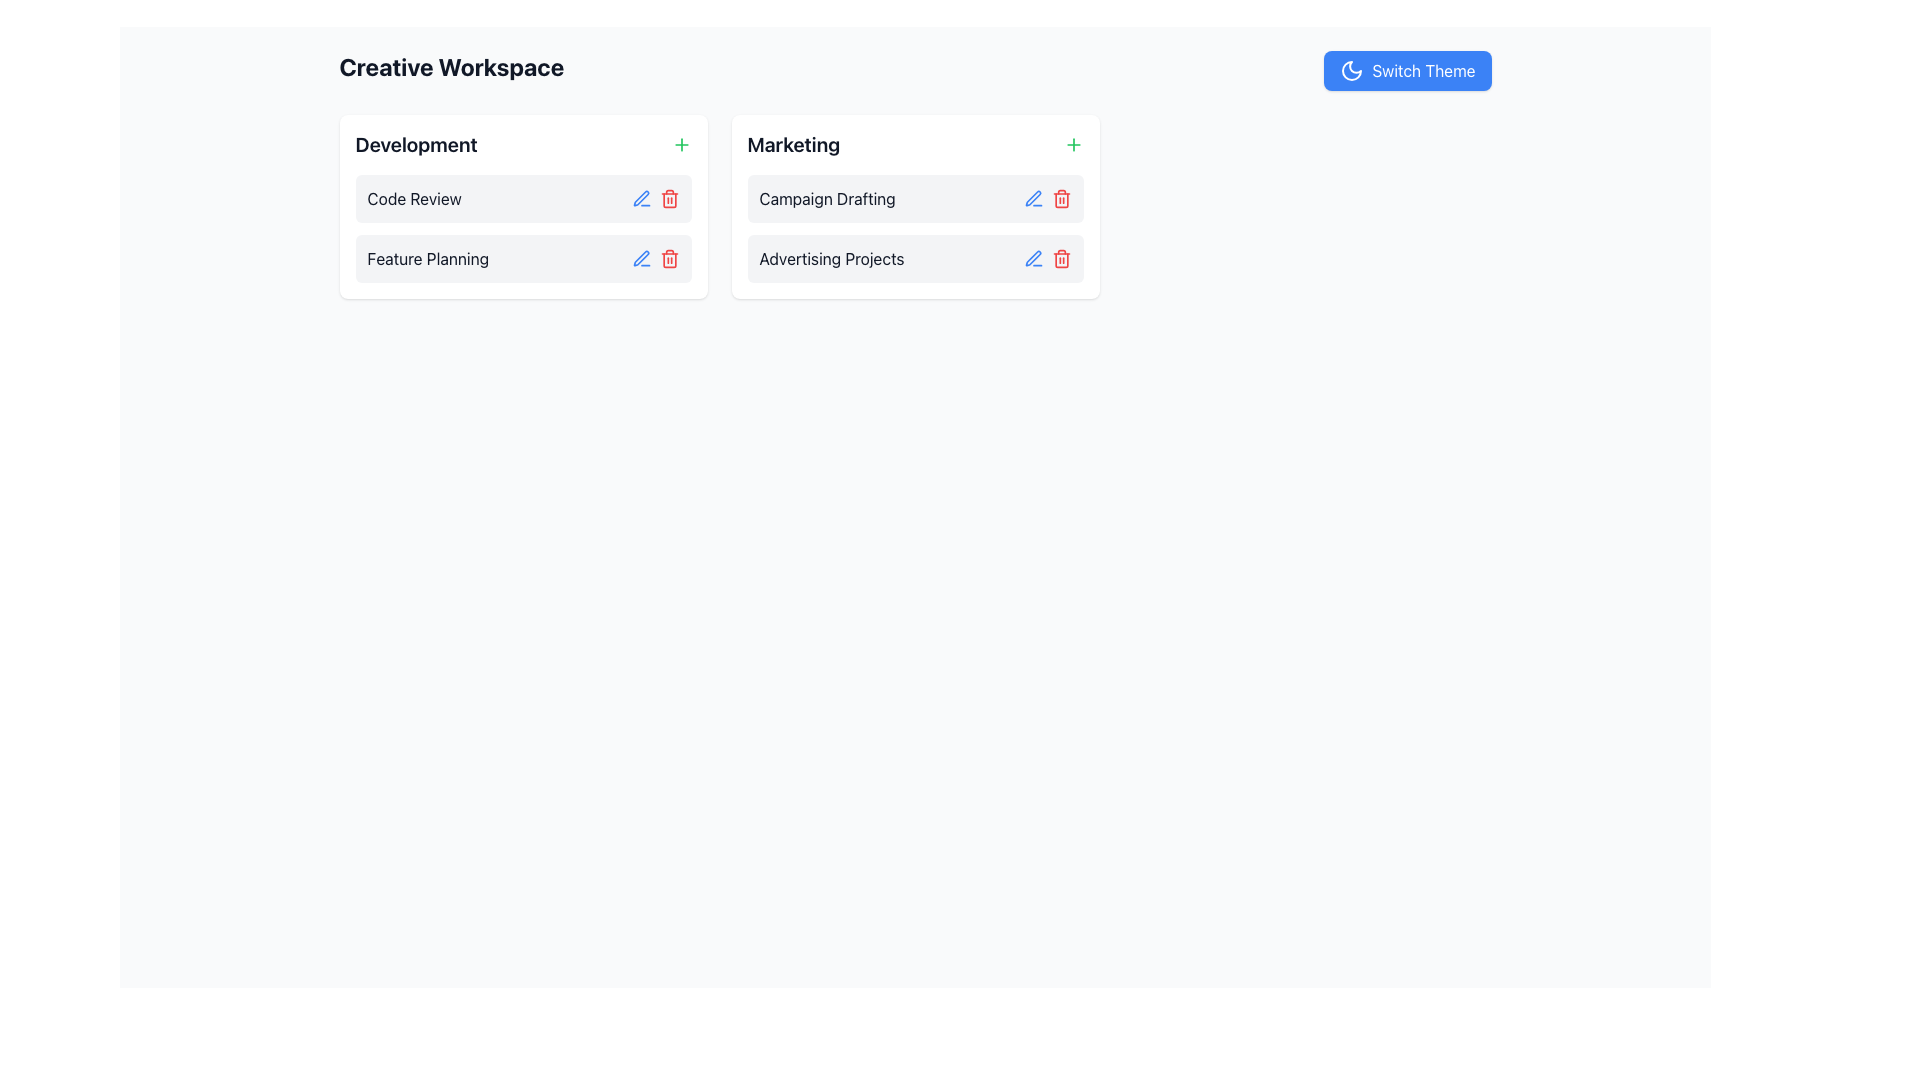  Describe the element at coordinates (669, 259) in the screenshot. I see `the trash can icon button, which is part of the action icons group within the 'Development' card` at that location.